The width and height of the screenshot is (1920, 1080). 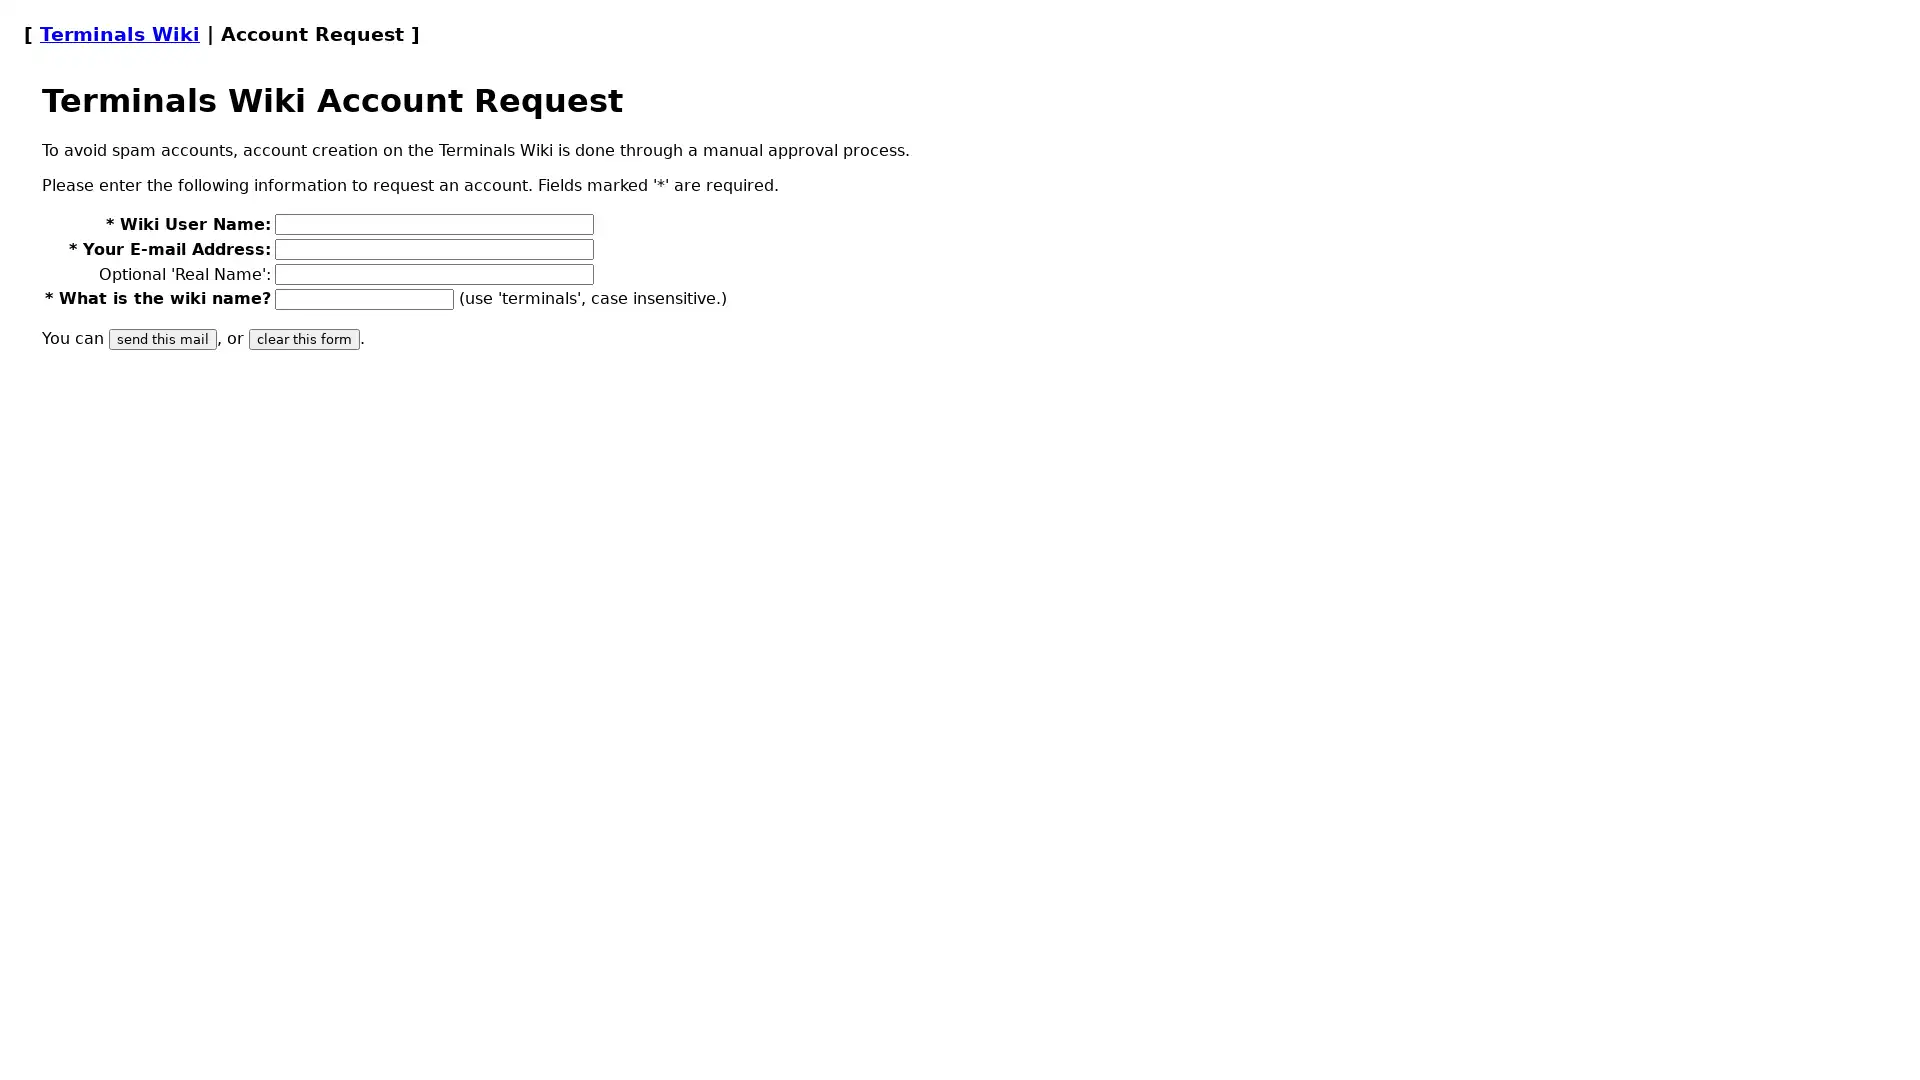 I want to click on clear this form, so click(x=303, y=338).